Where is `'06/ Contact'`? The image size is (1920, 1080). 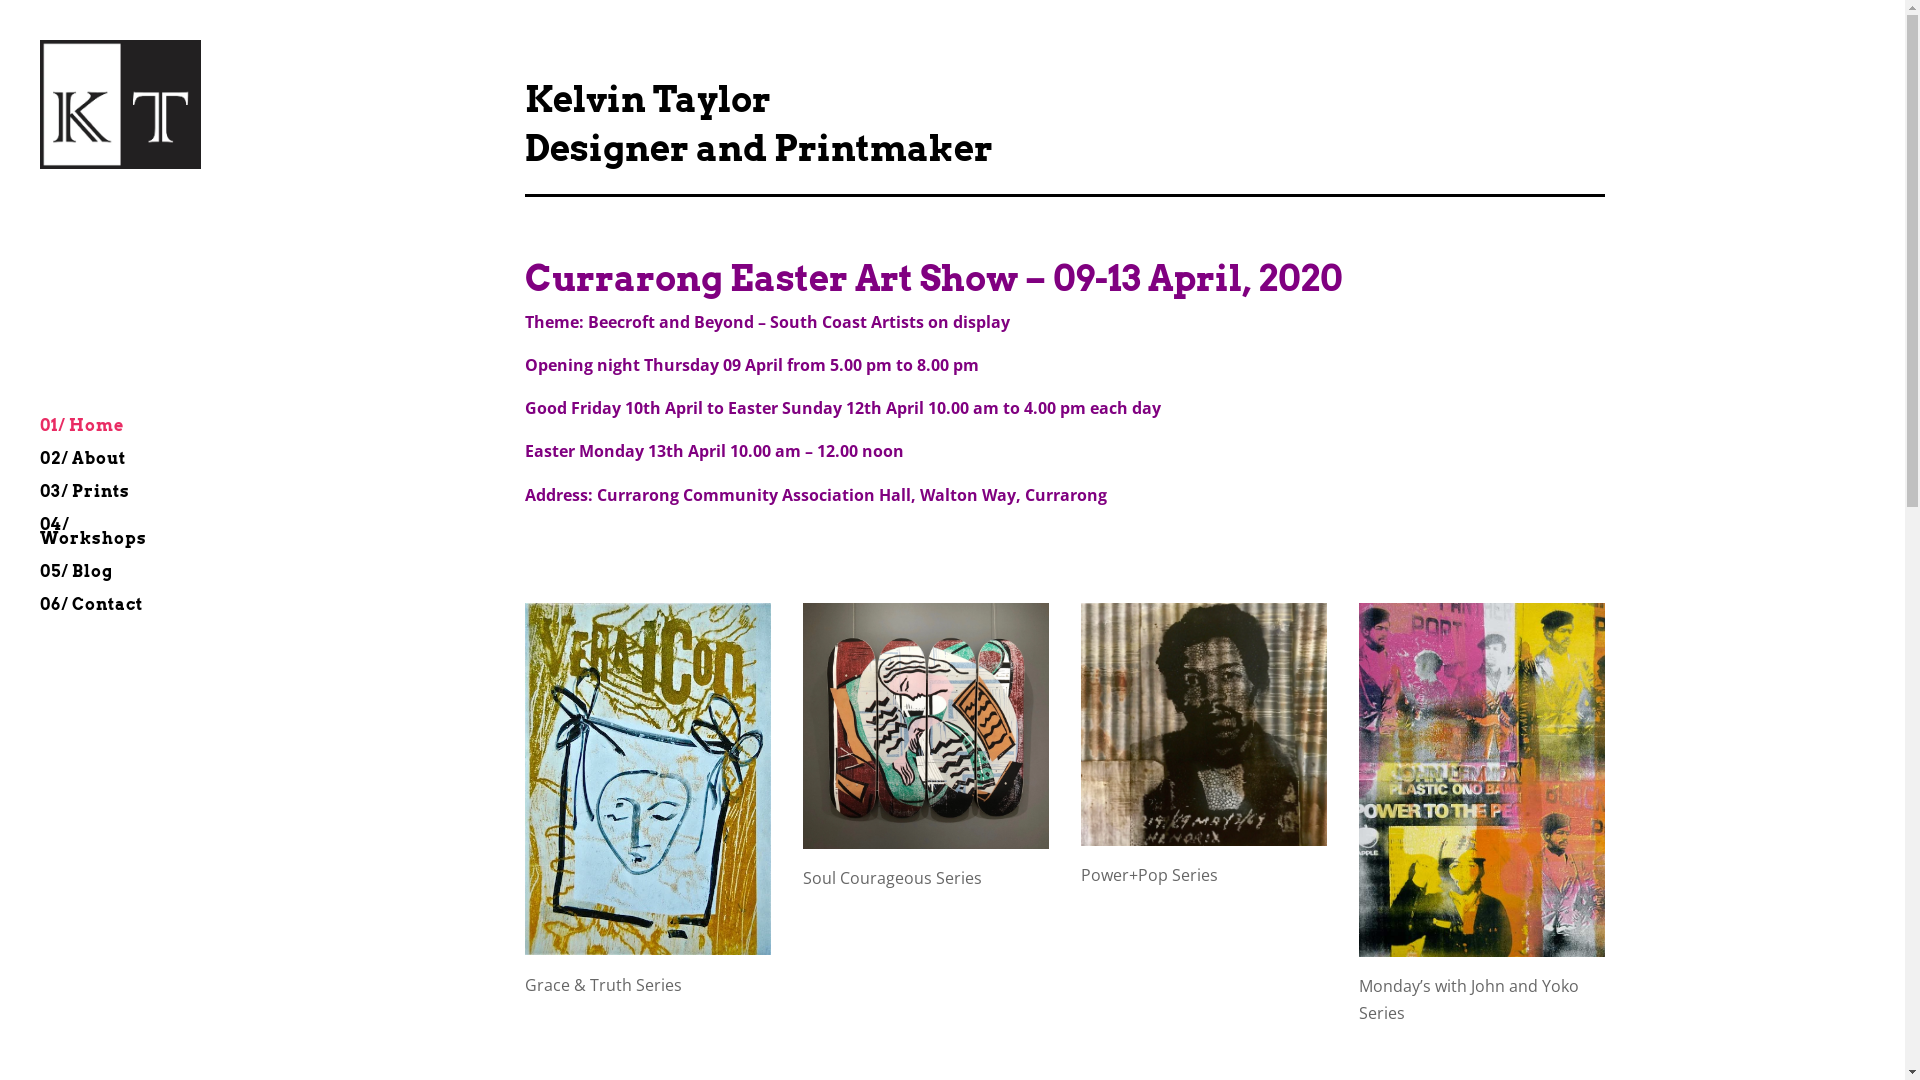
'06/ Contact' is located at coordinates (128, 613).